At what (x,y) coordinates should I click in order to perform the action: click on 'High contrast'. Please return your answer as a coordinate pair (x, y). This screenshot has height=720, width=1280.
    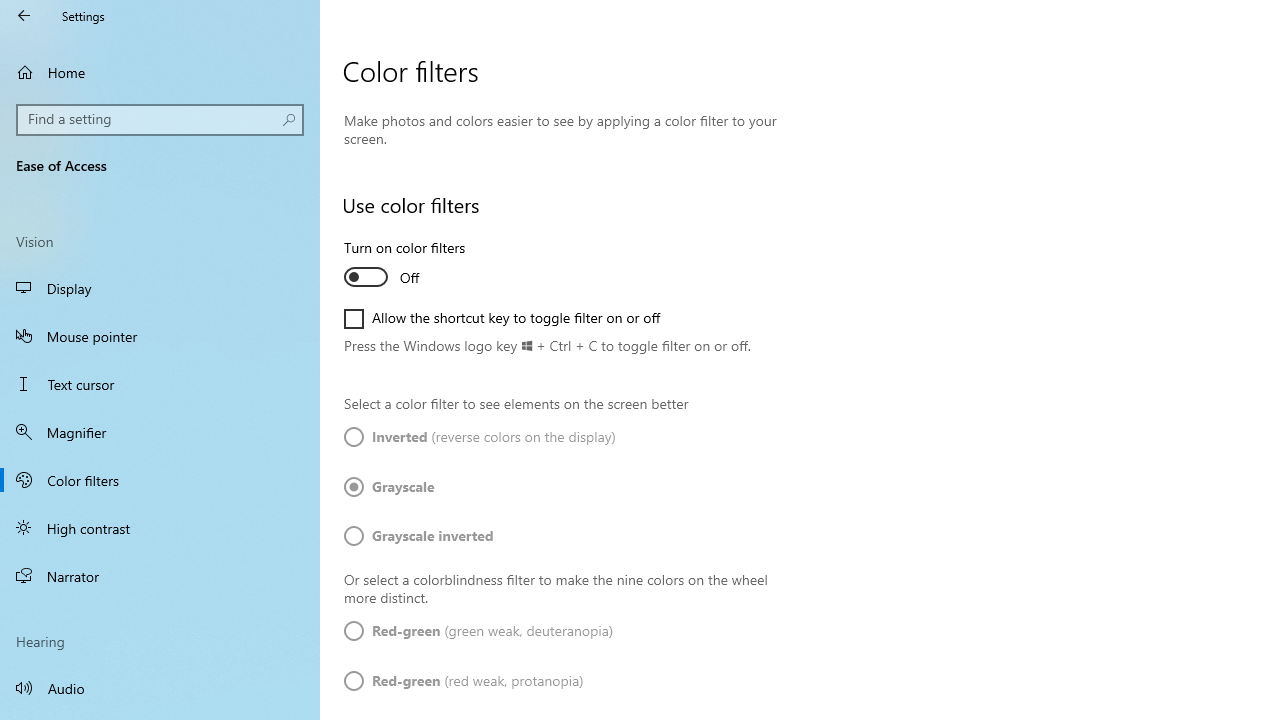
    Looking at the image, I should click on (160, 527).